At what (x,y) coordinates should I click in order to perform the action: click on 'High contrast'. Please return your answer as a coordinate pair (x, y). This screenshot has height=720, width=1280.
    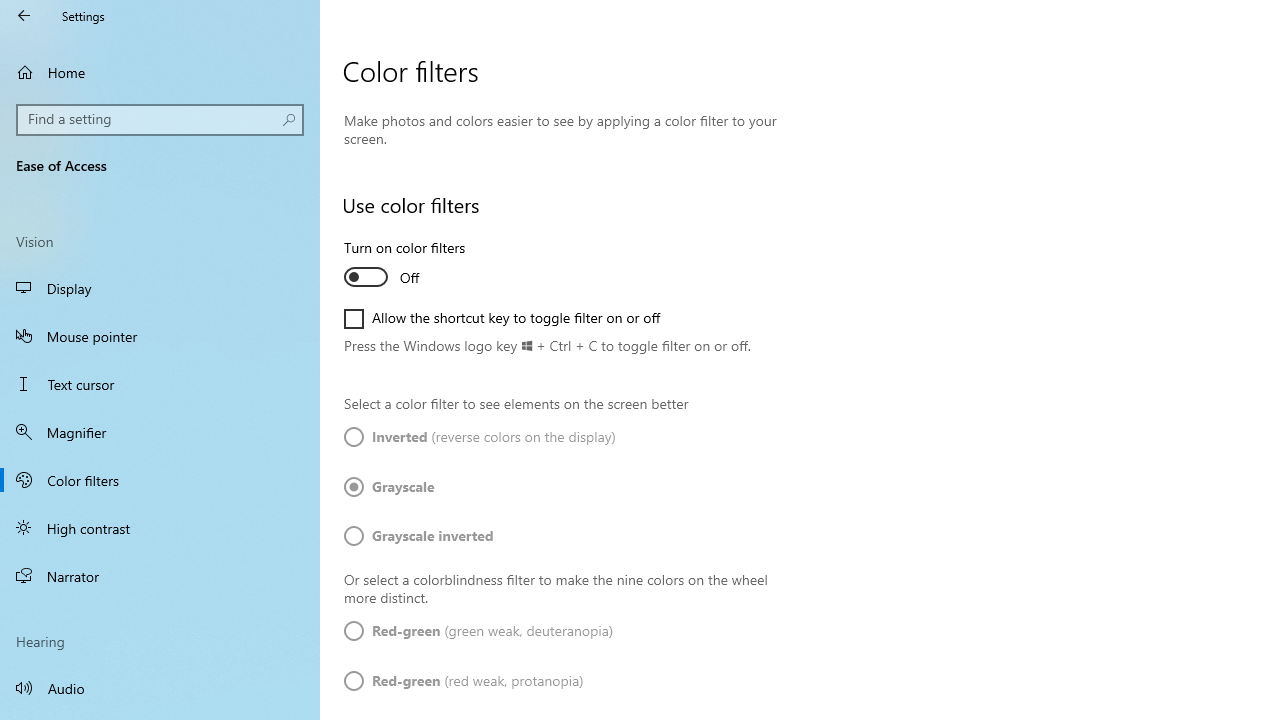
    Looking at the image, I should click on (160, 527).